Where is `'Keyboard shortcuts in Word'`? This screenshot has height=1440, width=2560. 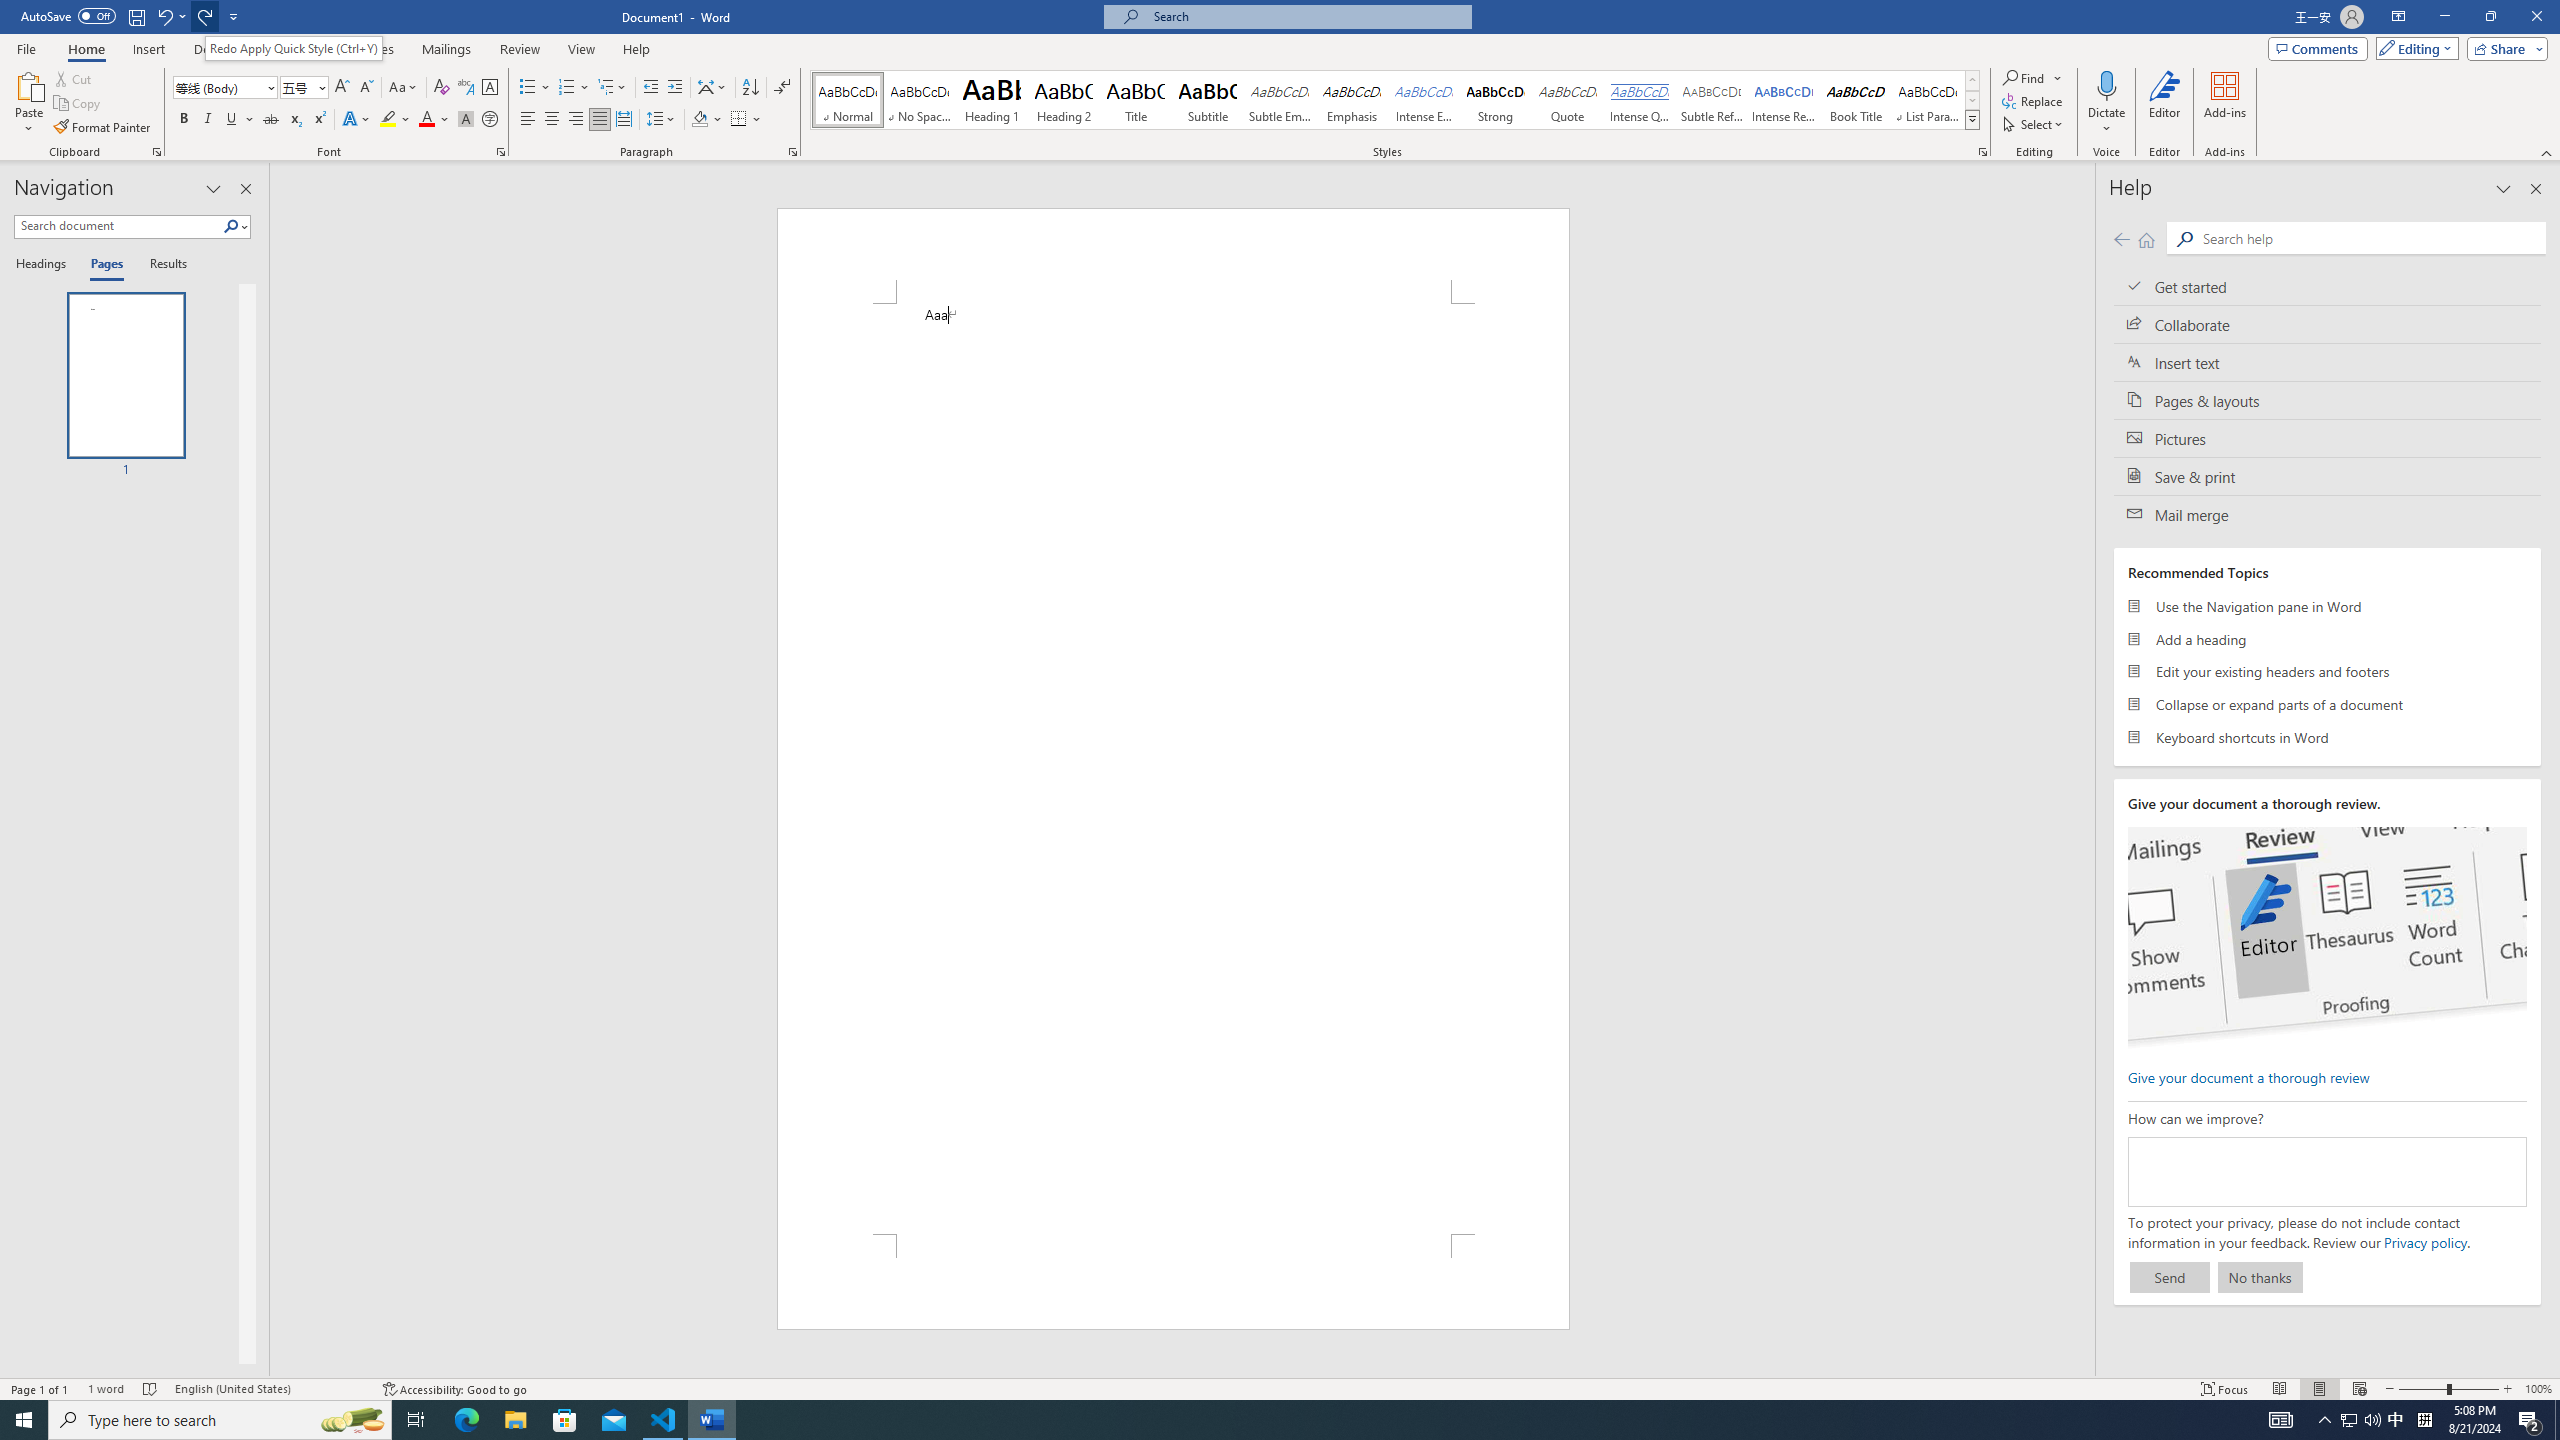 'Keyboard shortcuts in Word' is located at coordinates (2327, 736).